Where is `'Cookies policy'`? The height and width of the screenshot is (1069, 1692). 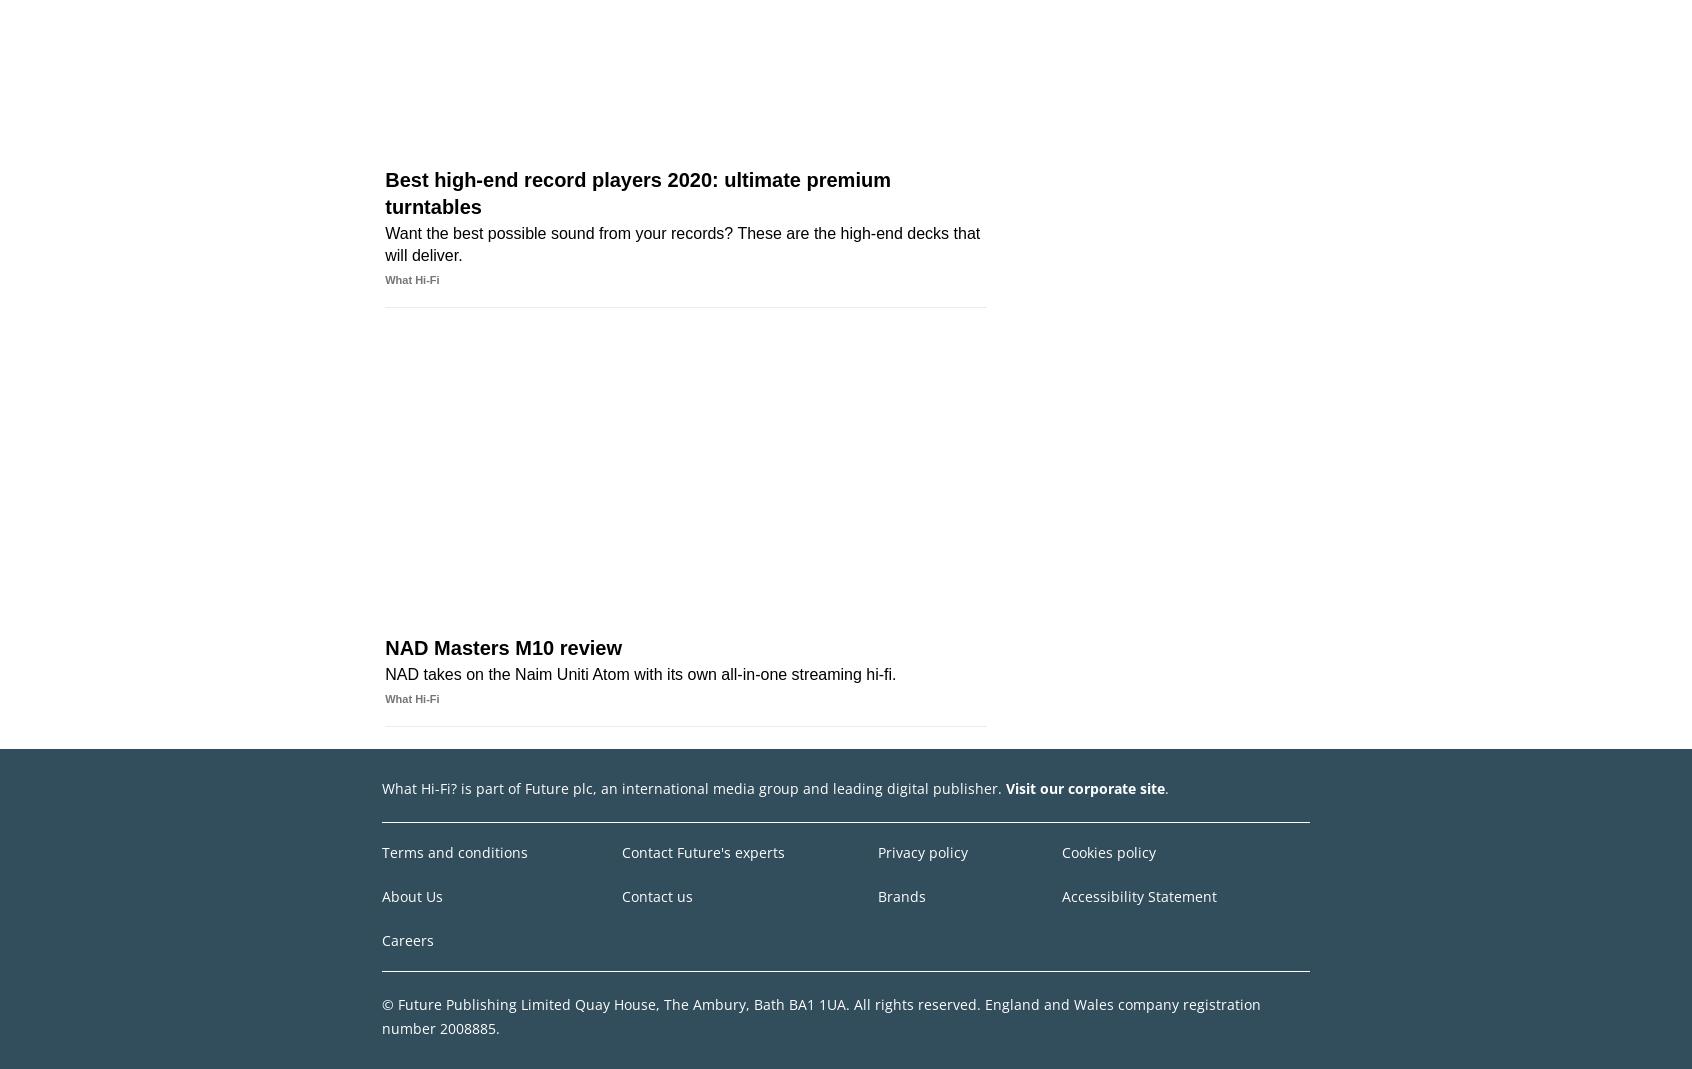
'Cookies policy' is located at coordinates (1061, 851).